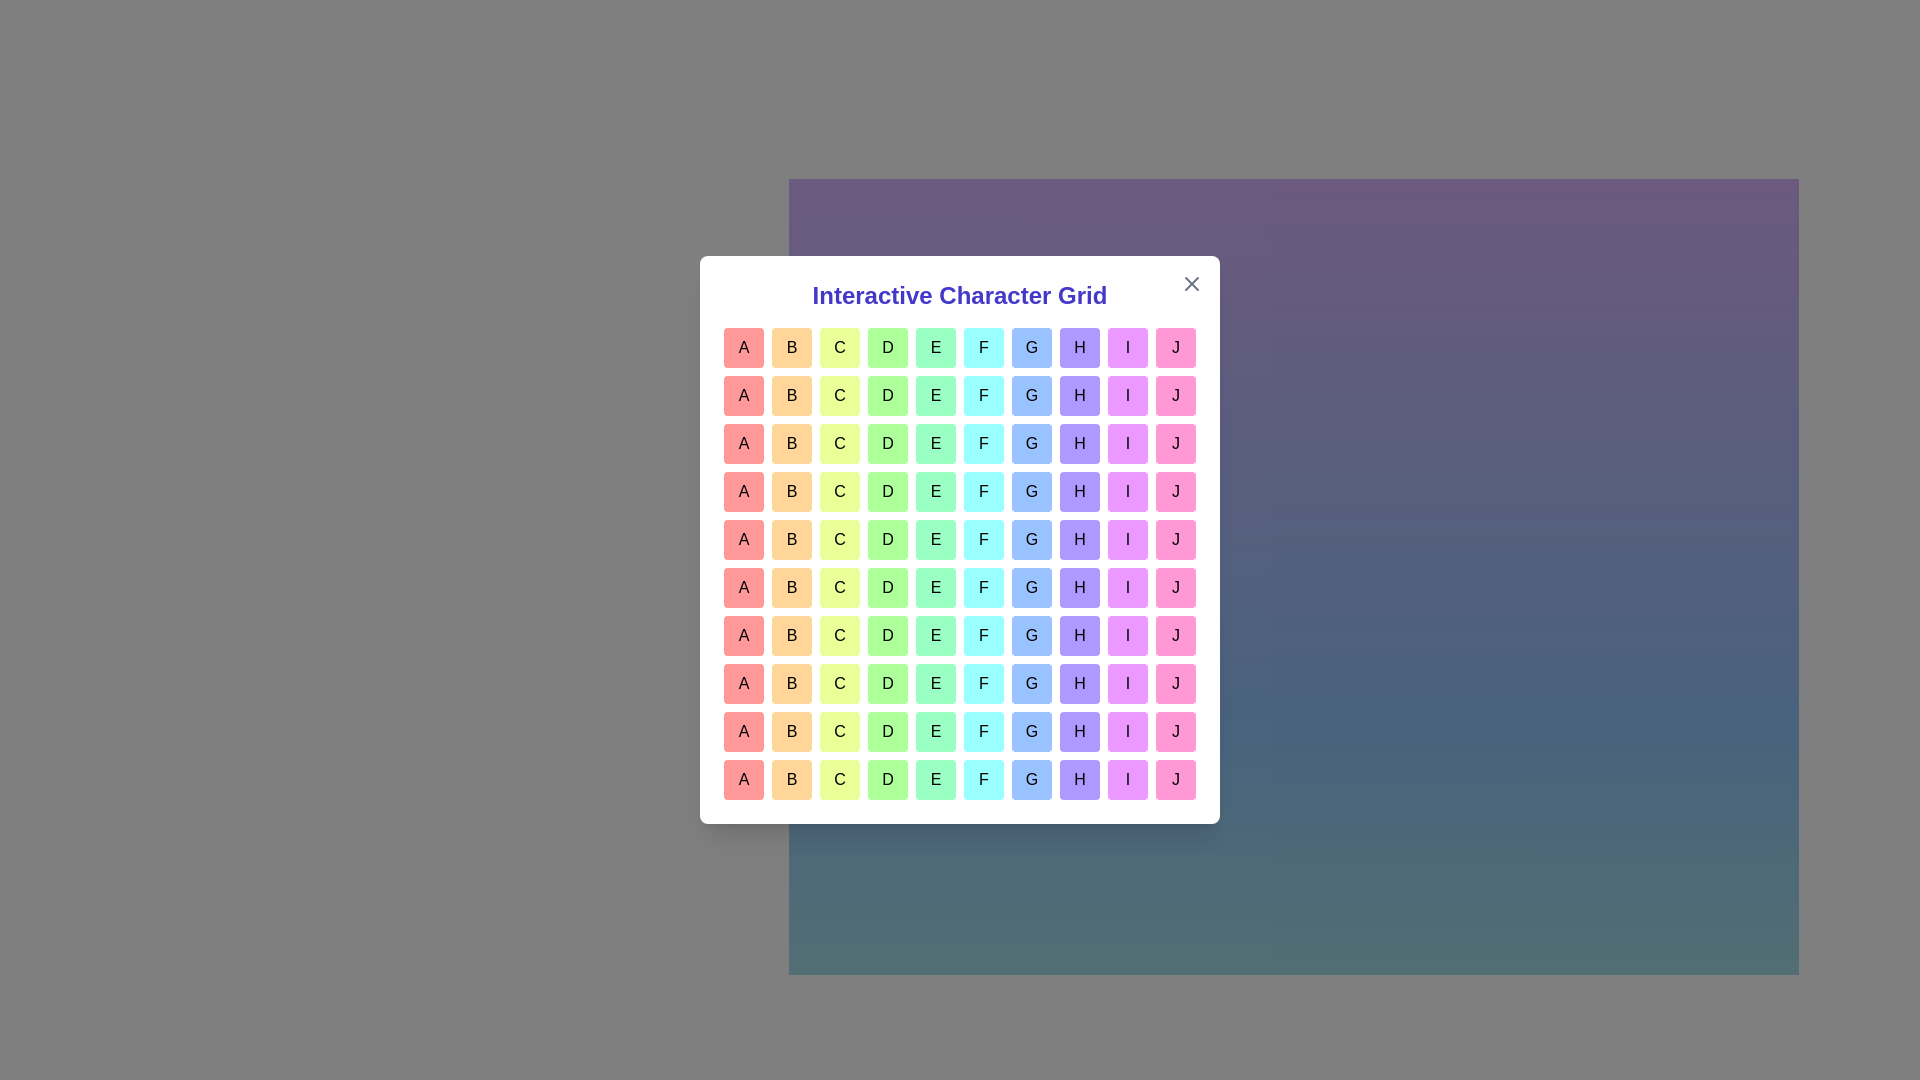 The image size is (1920, 1080). What do you see at coordinates (743, 346) in the screenshot?
I see `the grid cell labeled A` at bounding box center [743, 346].